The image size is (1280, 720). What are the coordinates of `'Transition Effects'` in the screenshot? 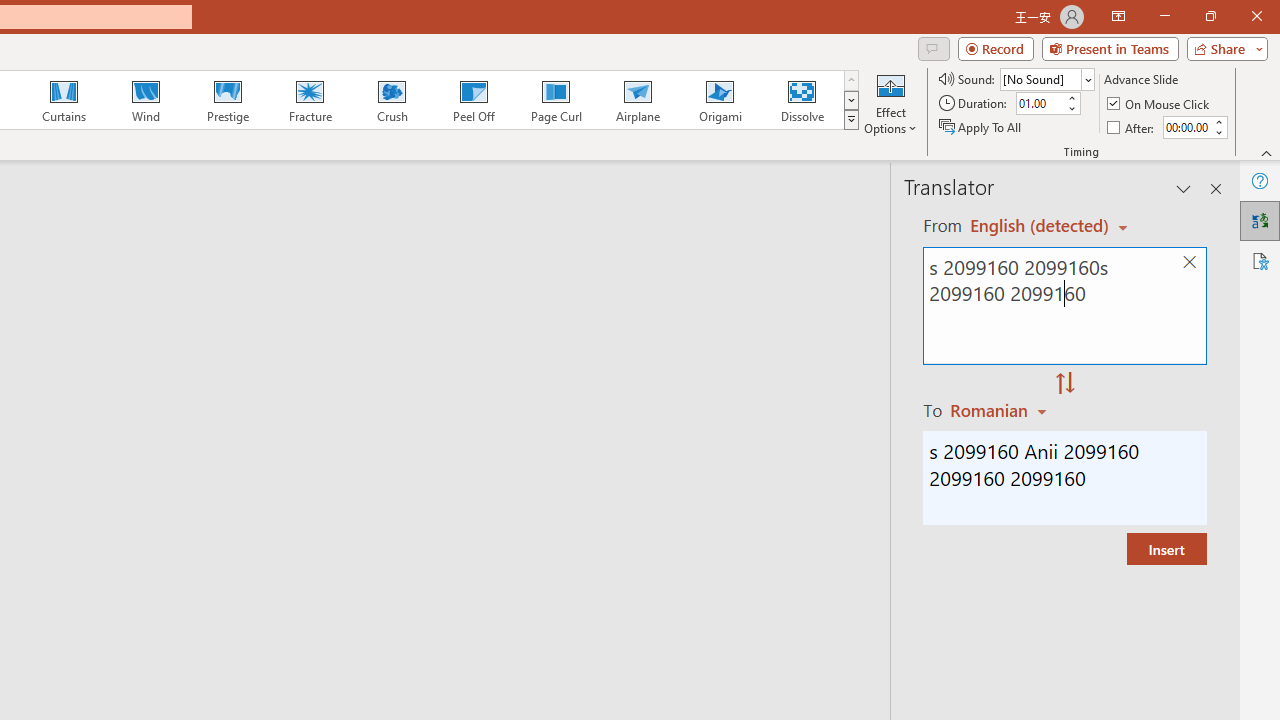 It's located at (851, 120).